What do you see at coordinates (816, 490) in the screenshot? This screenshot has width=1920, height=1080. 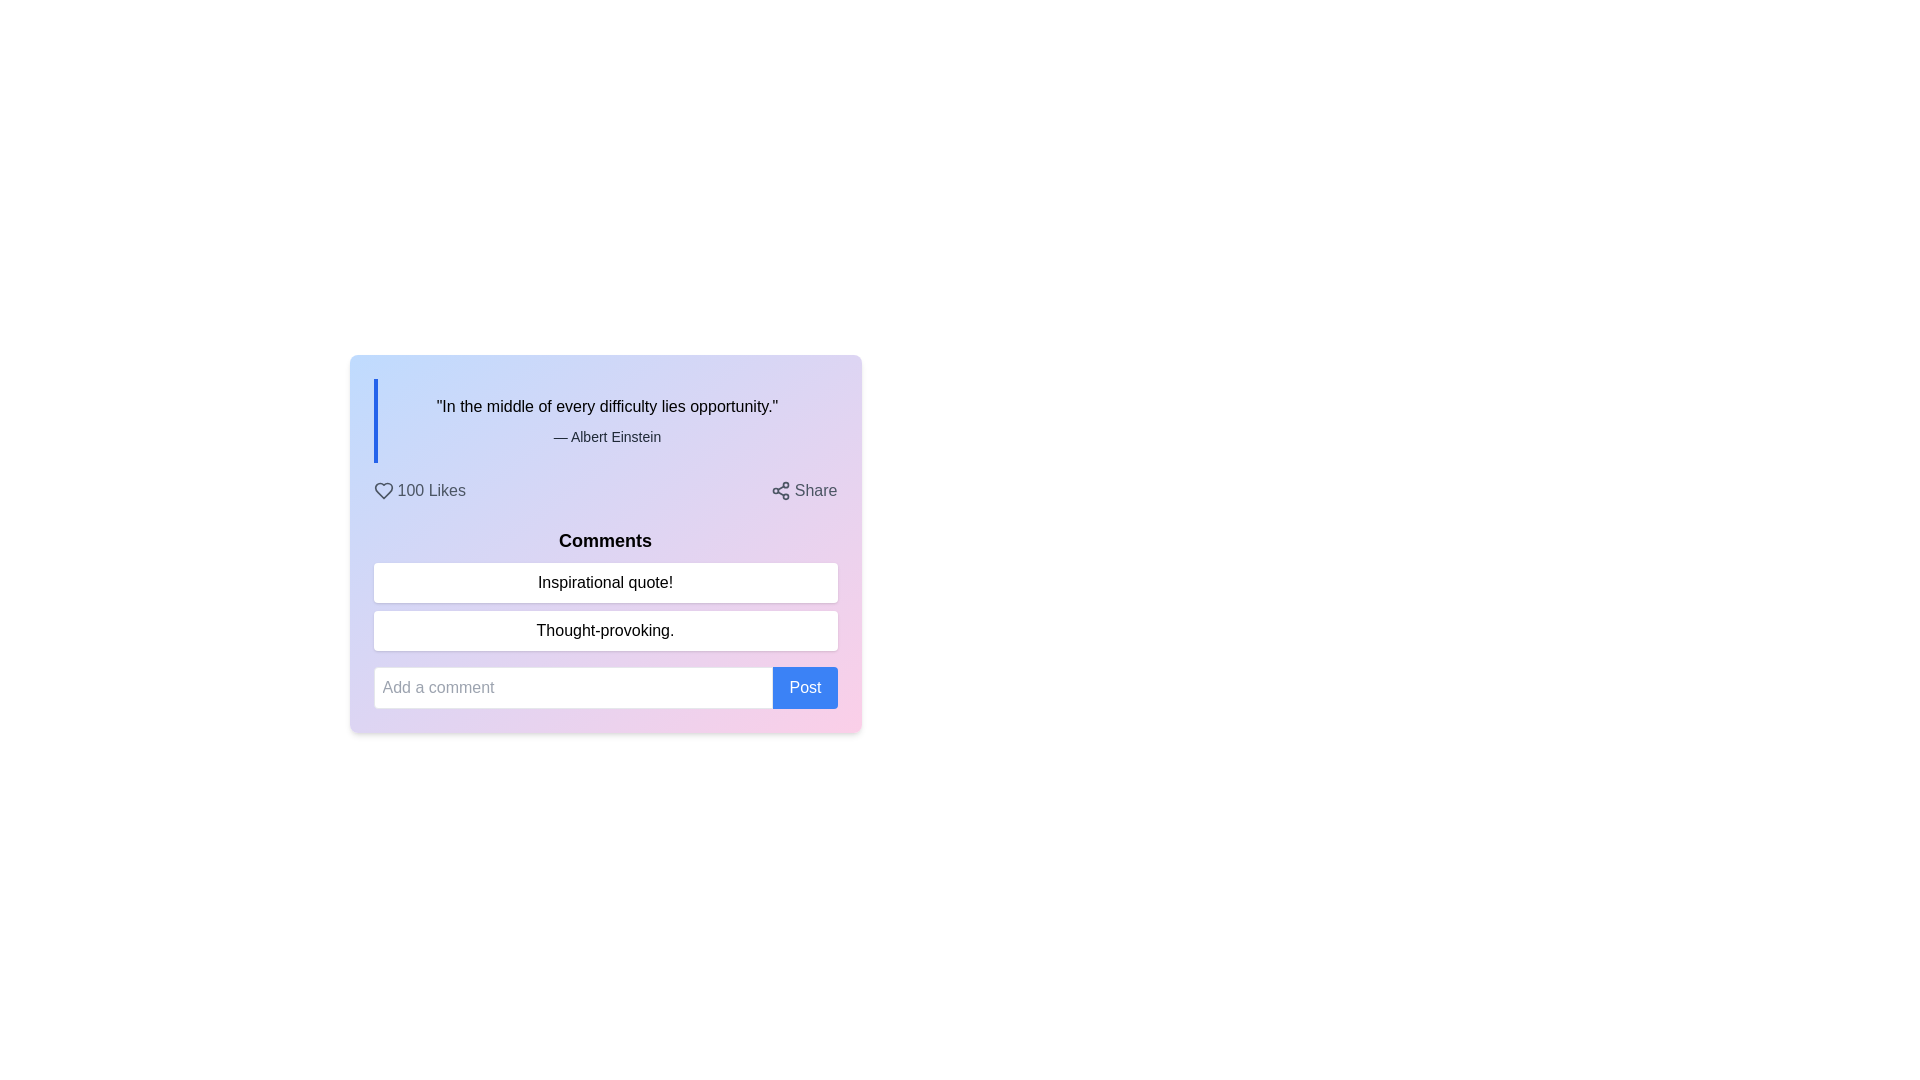 I see `the 'Share' text label located to the right of the share icon in the upper-right corner of the card component` at bounding box center [816, 490].